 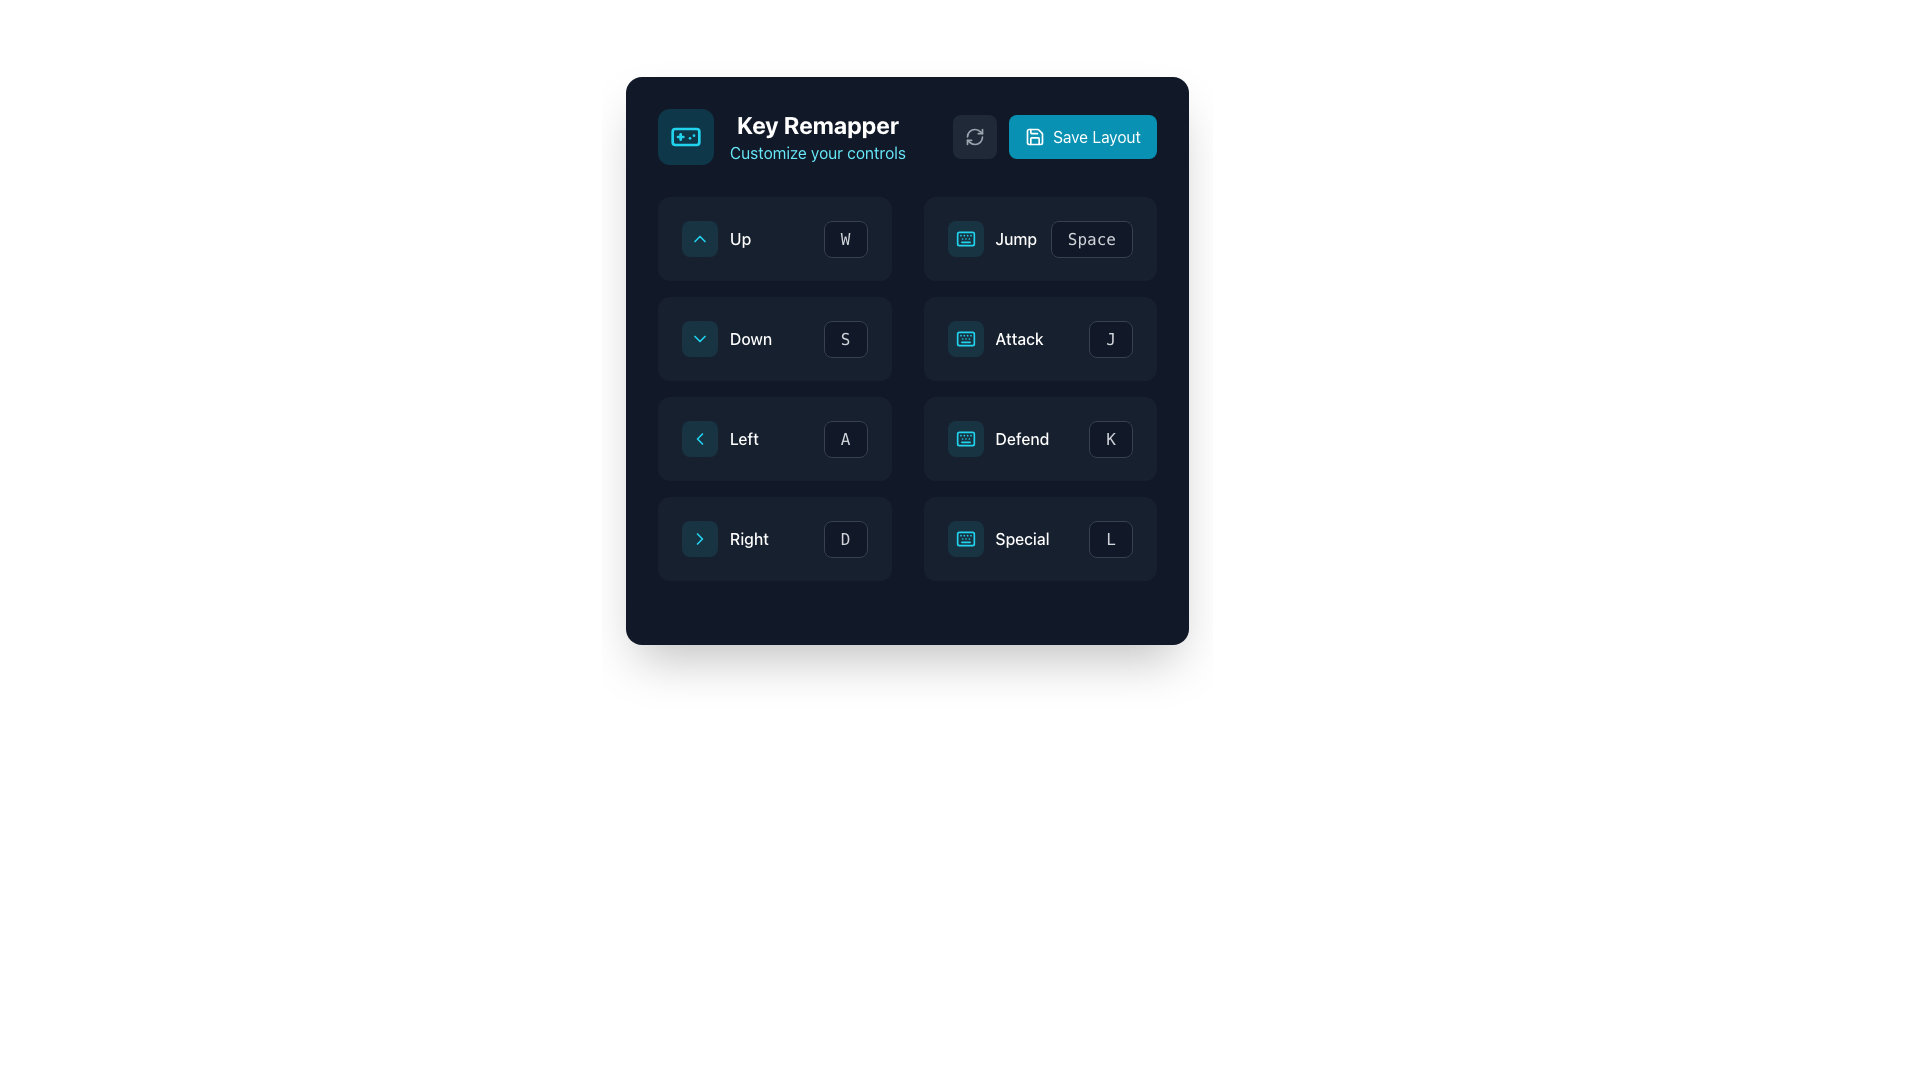 What do you see at coordinates (700, 438) in the screenshot?
I see `the non-interactive cyan chevron icon pointing left, which is part of the 'Left' button in the key remapper interface` at bounding box center [700, 438].